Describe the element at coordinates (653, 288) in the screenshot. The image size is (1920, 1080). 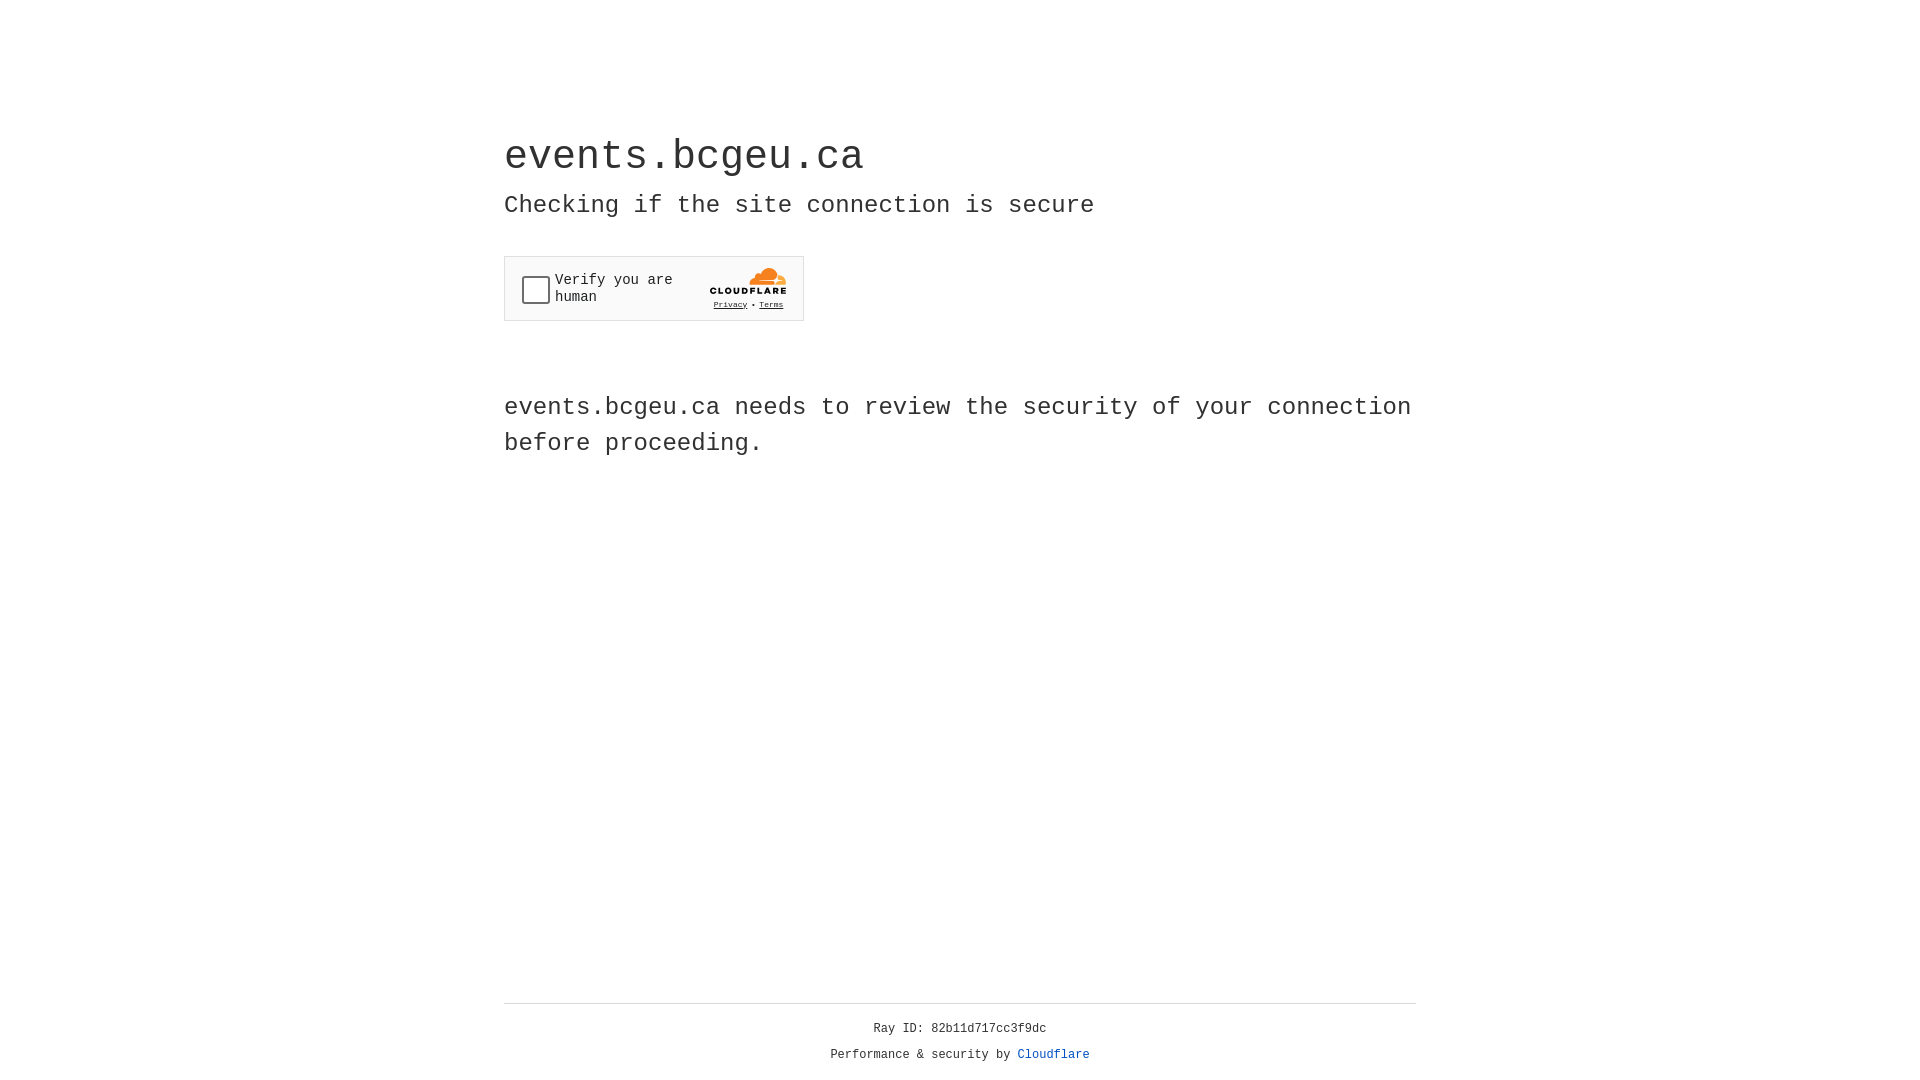
I see `'Widget containing a Cloudflare security challenge'` at that location.